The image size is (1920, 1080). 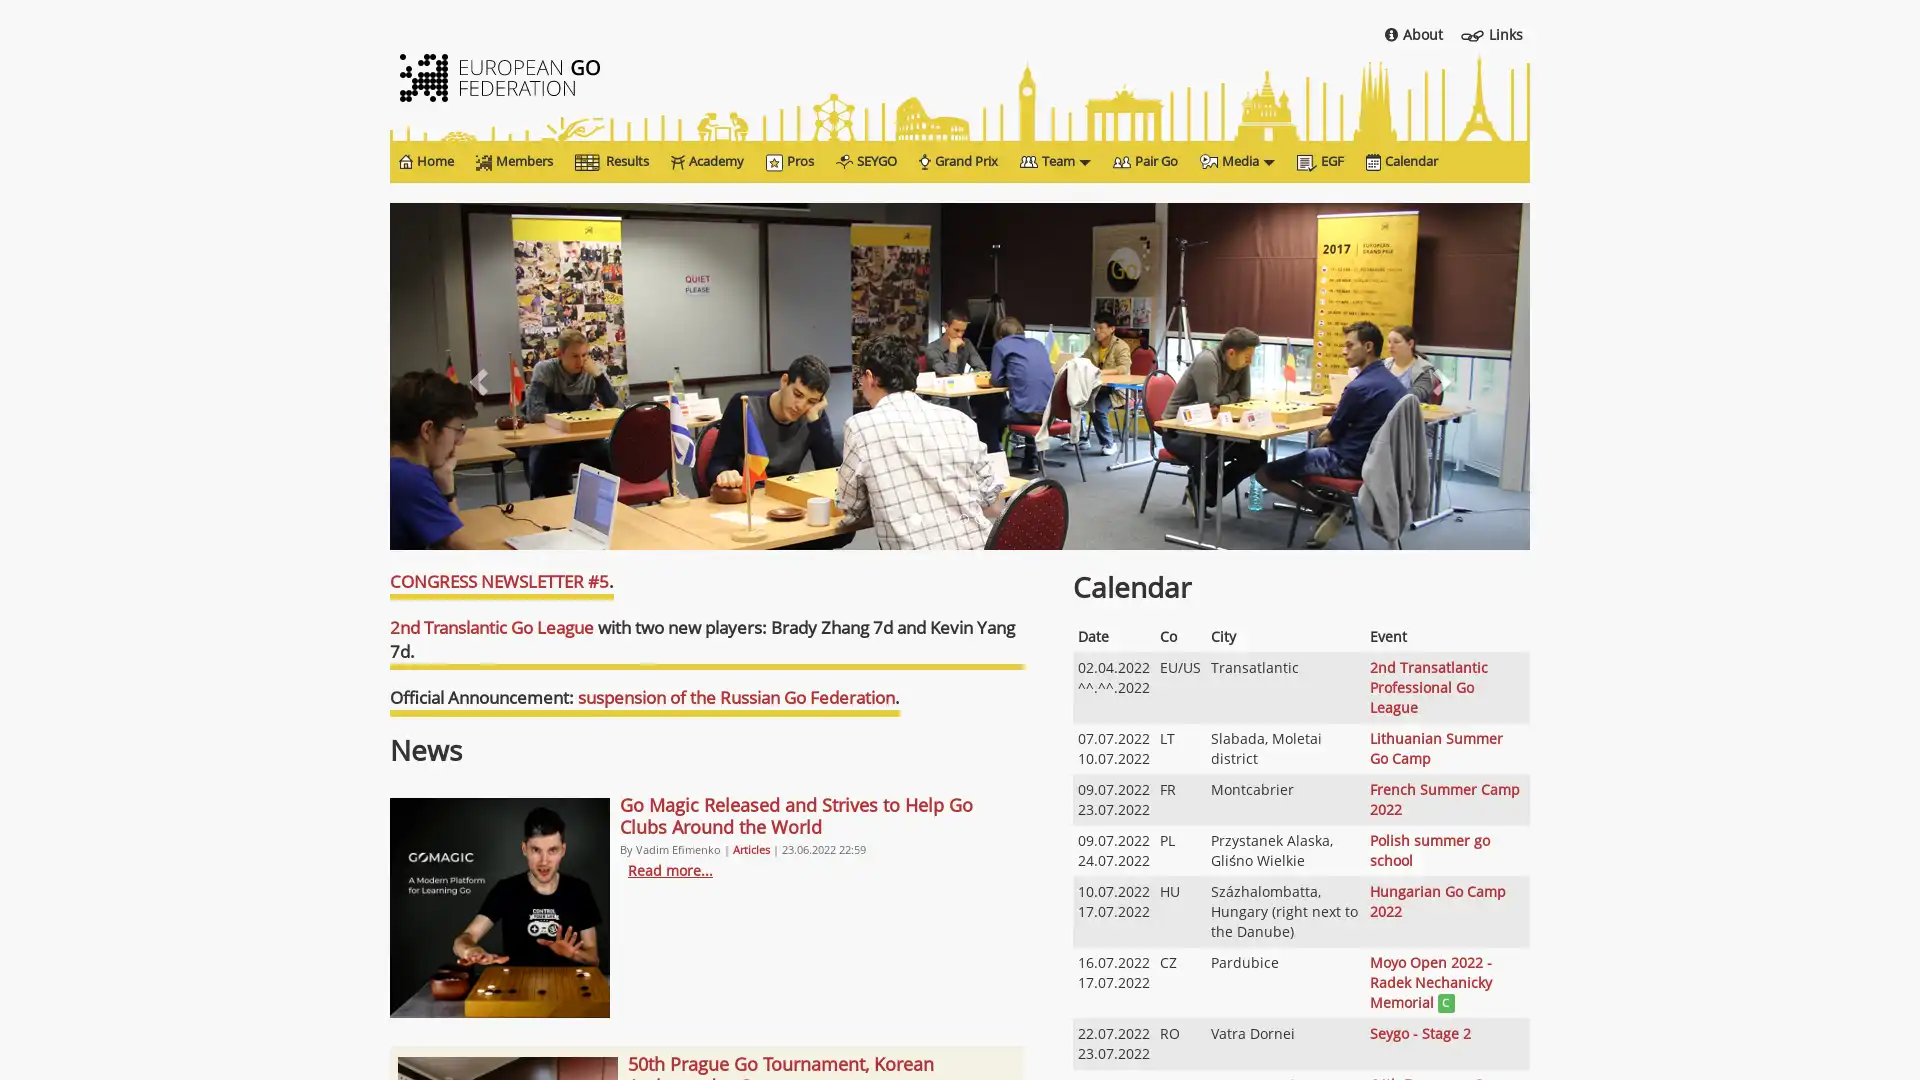 I want to click on Media, so click(x=1238, y=160).